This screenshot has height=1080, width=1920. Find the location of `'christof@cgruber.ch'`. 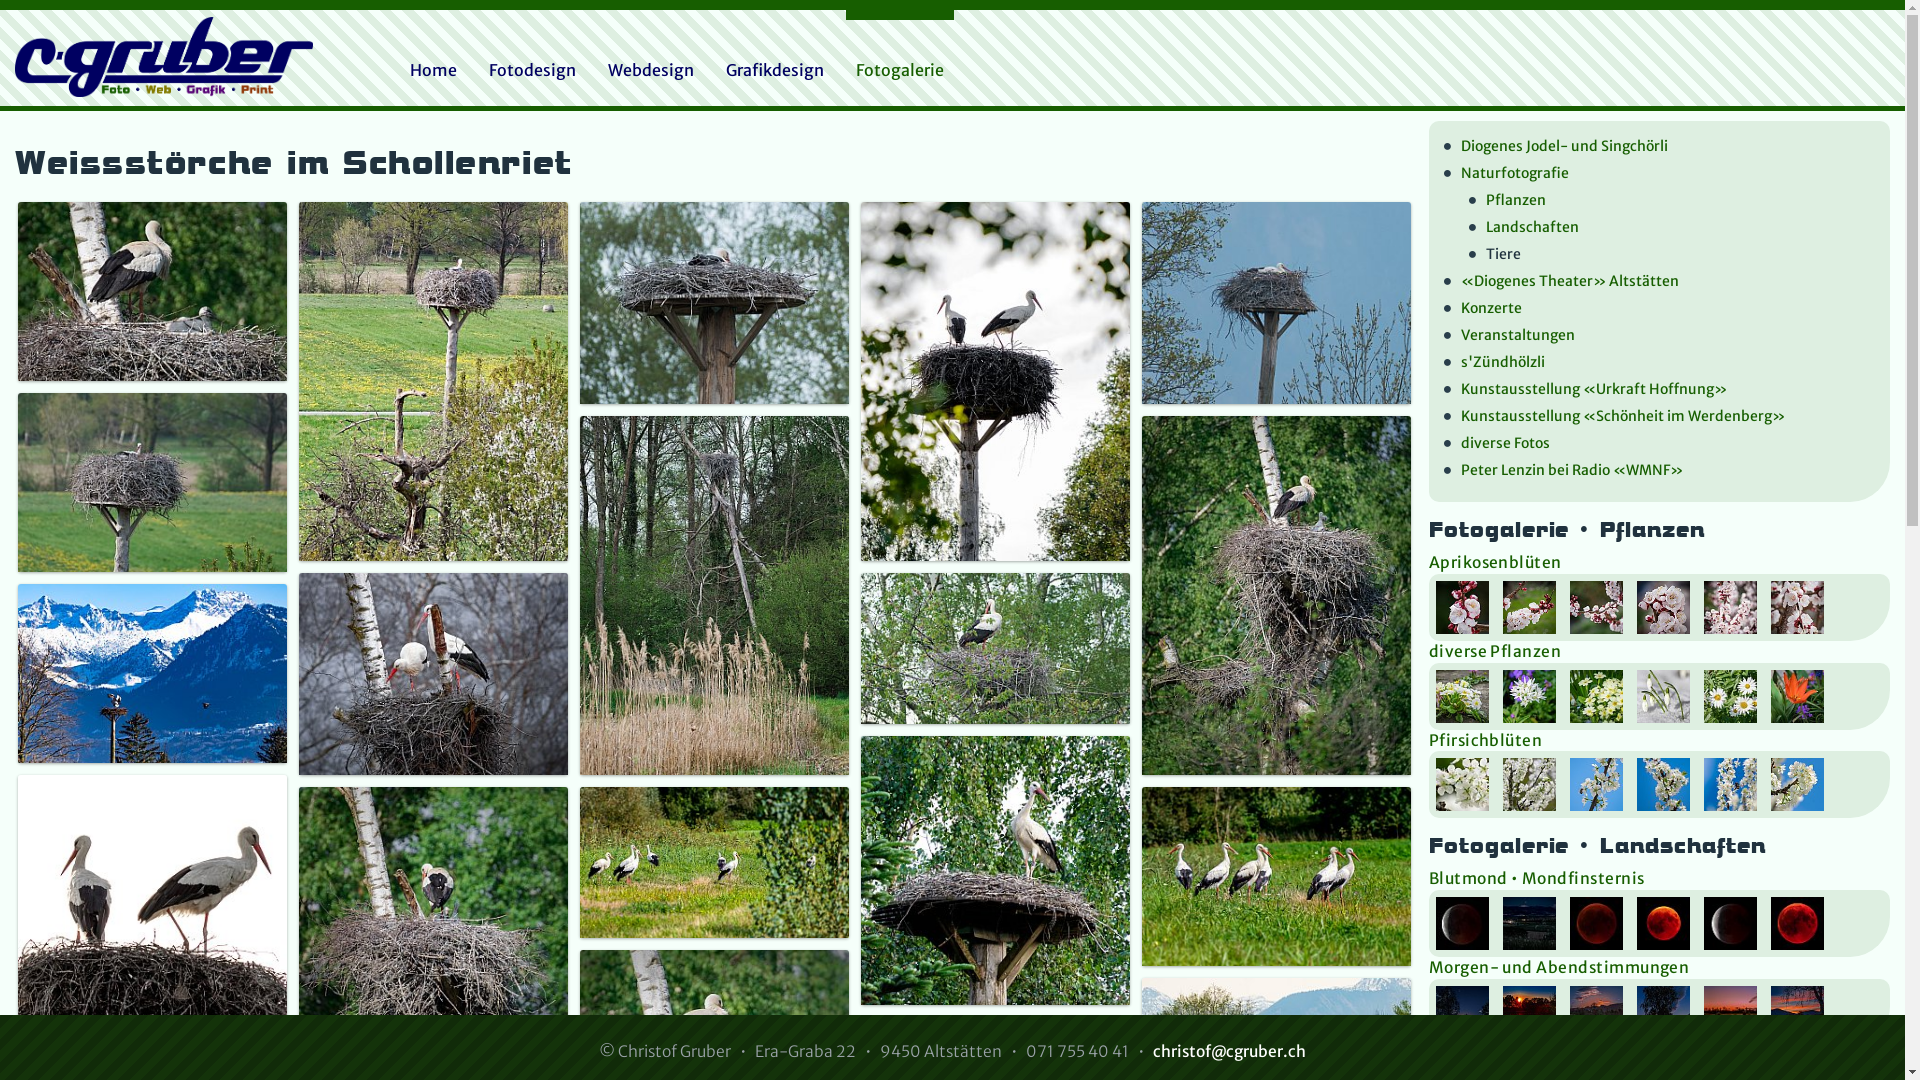

'christof@cgruber.ch' is located at coordinates (1228, 1050).